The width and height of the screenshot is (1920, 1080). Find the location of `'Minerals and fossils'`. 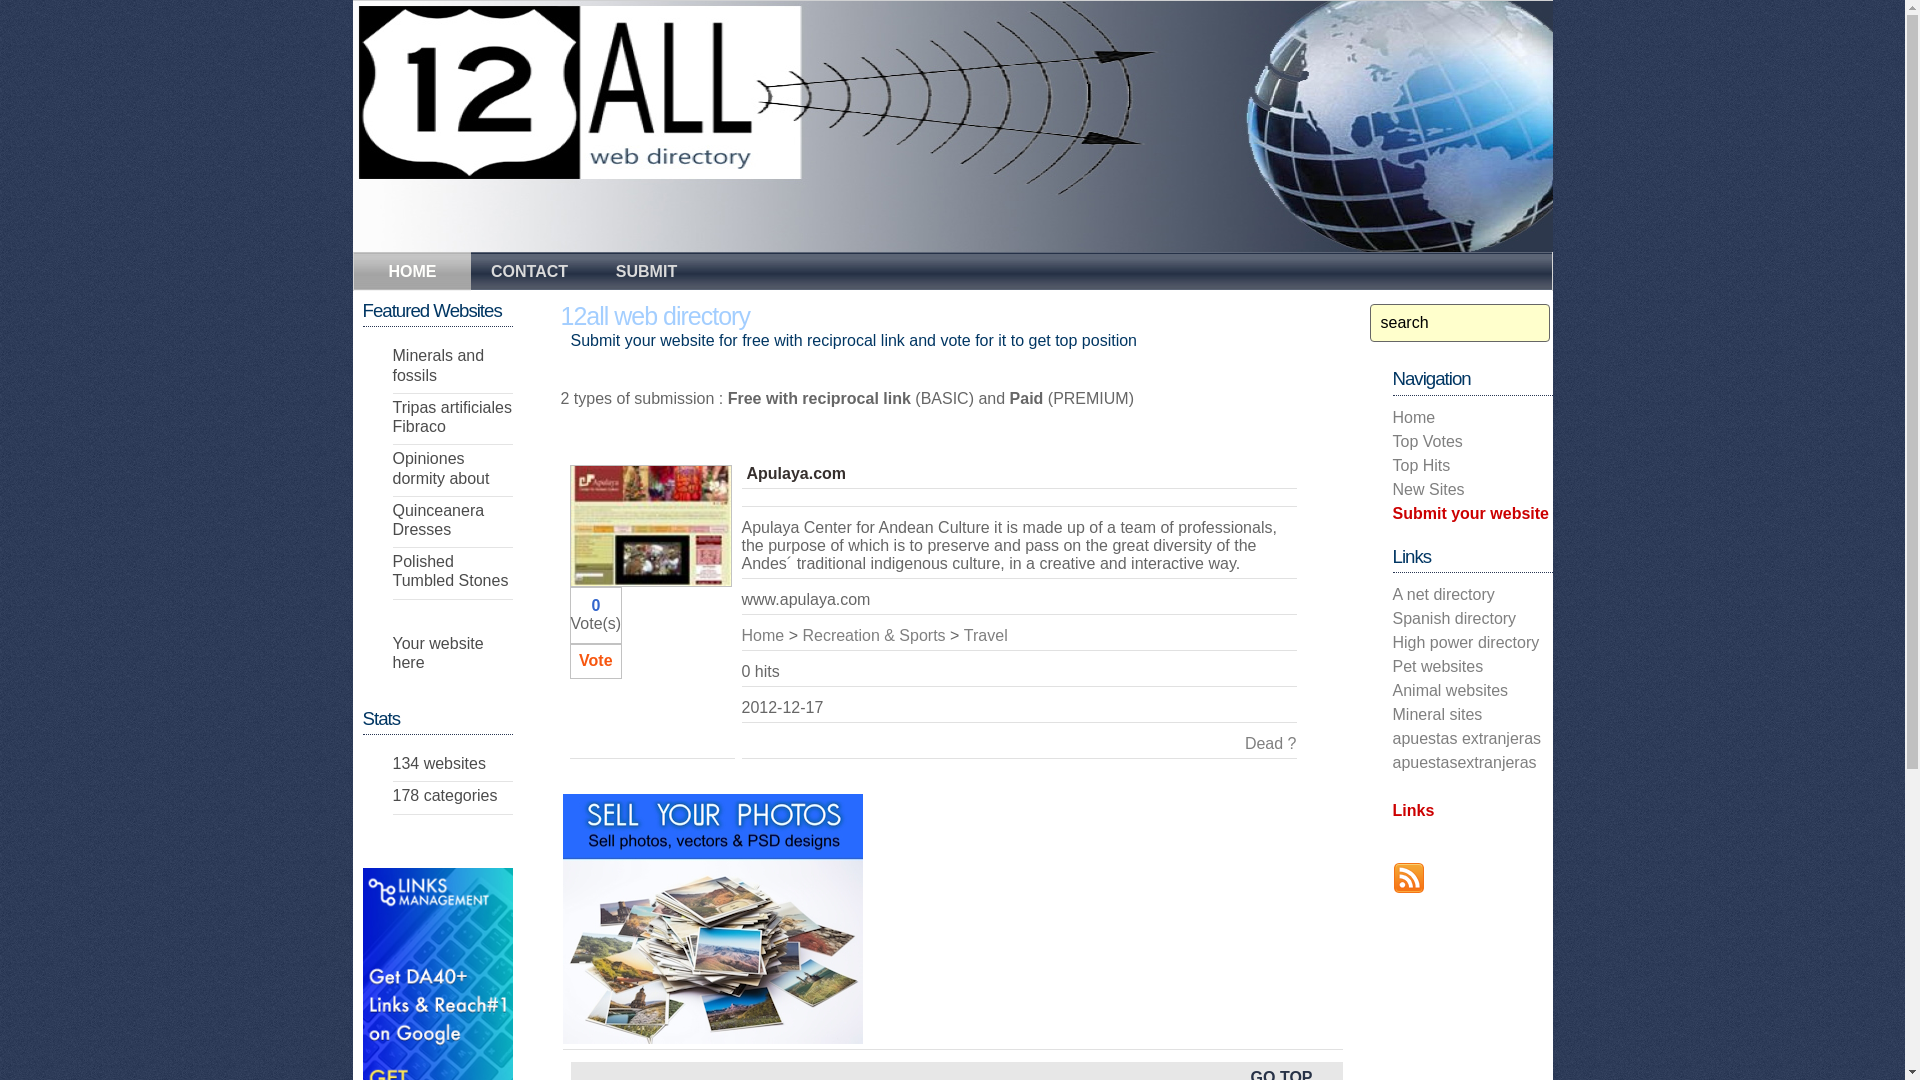

'Minerals and fossils' is located at coordinates (436, 365).